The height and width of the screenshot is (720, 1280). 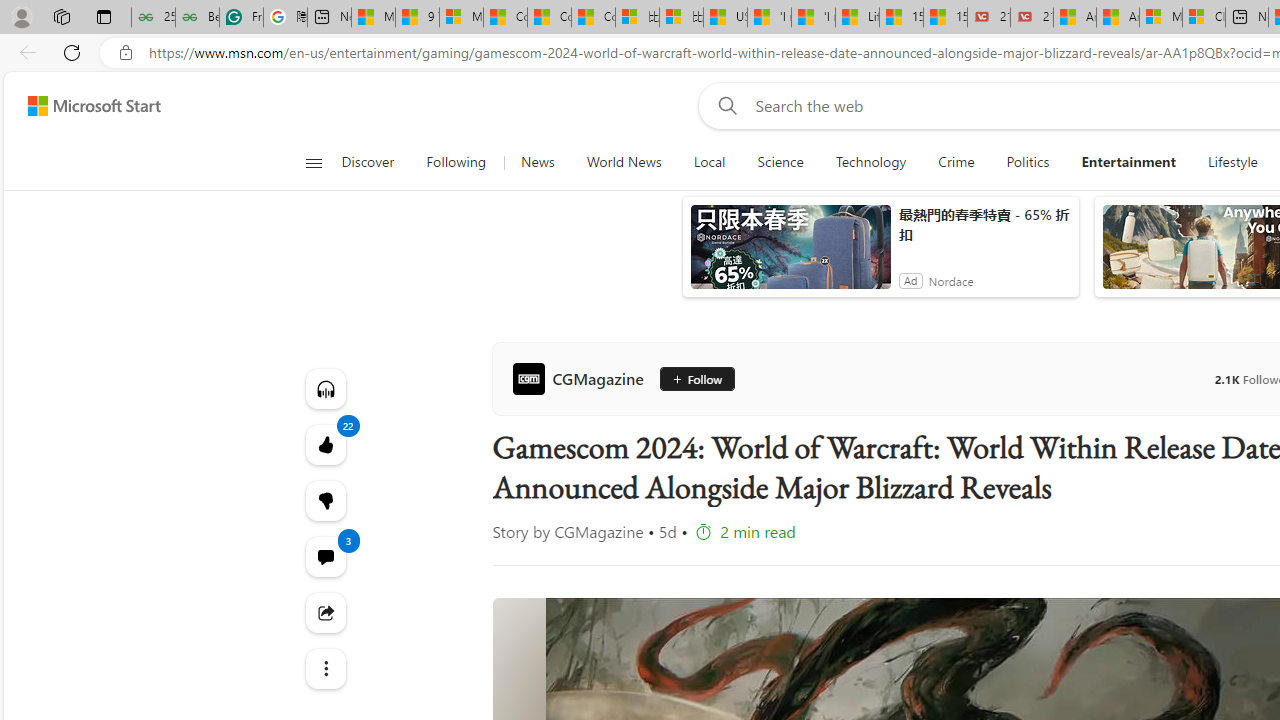 What do you see at coordinates (696, 379) in the screenshot?
I see `'Follow'` at bounding box center [696, 379].